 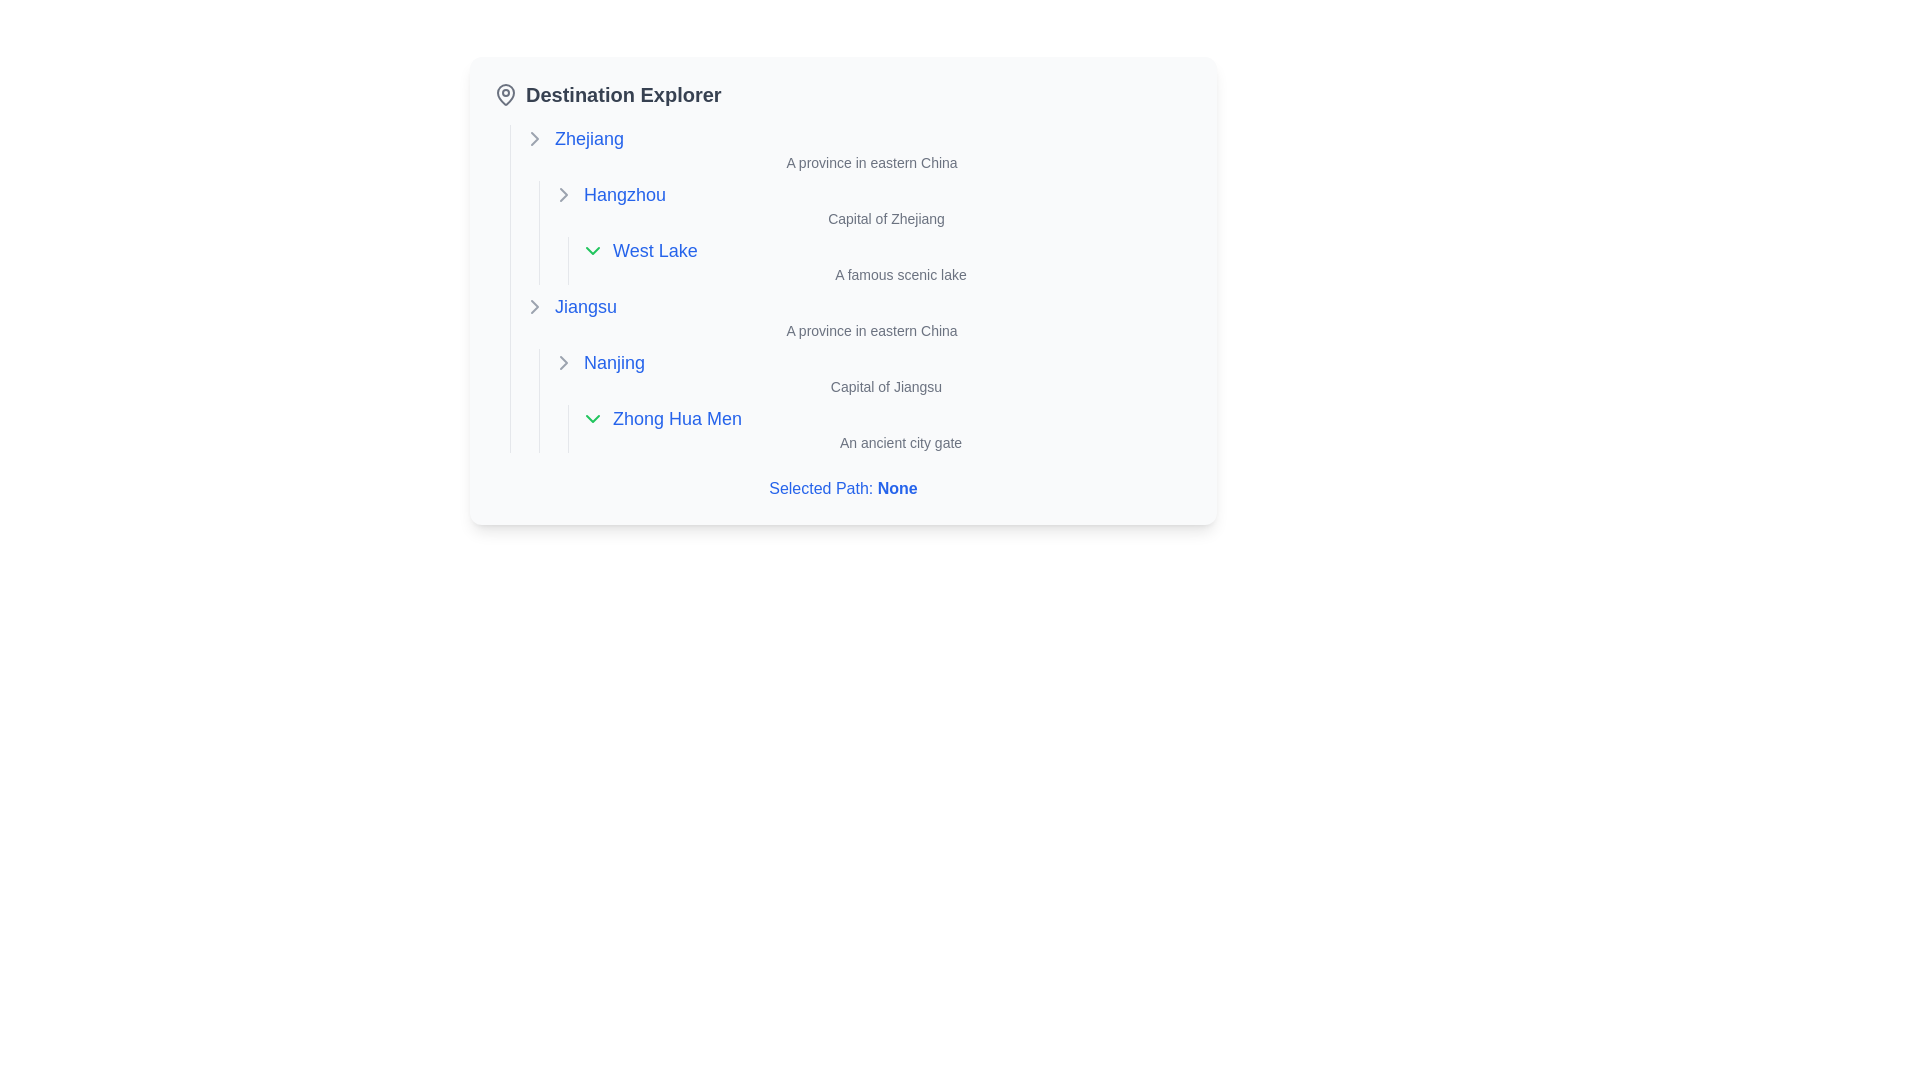 I want to click on the right-facing chevron icon located before the text label 'Hangzhou', so click(x=563, y=195).